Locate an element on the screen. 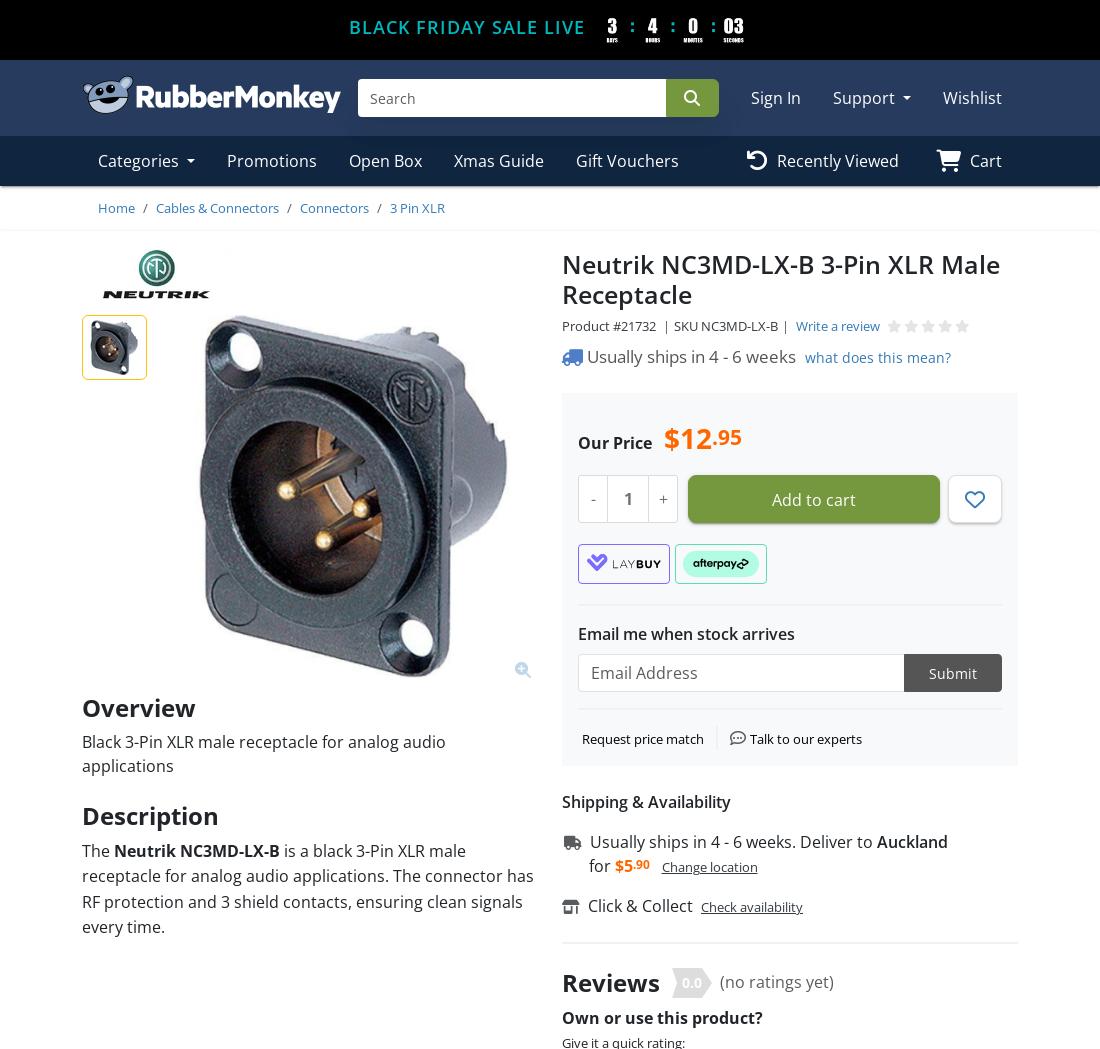 Image resolution: width=1100 pixels, height=1049 pixels. 'Opening Hours: 8:30am to 5:30pm, Monday to Friday' is located at coordinates (239, 953).